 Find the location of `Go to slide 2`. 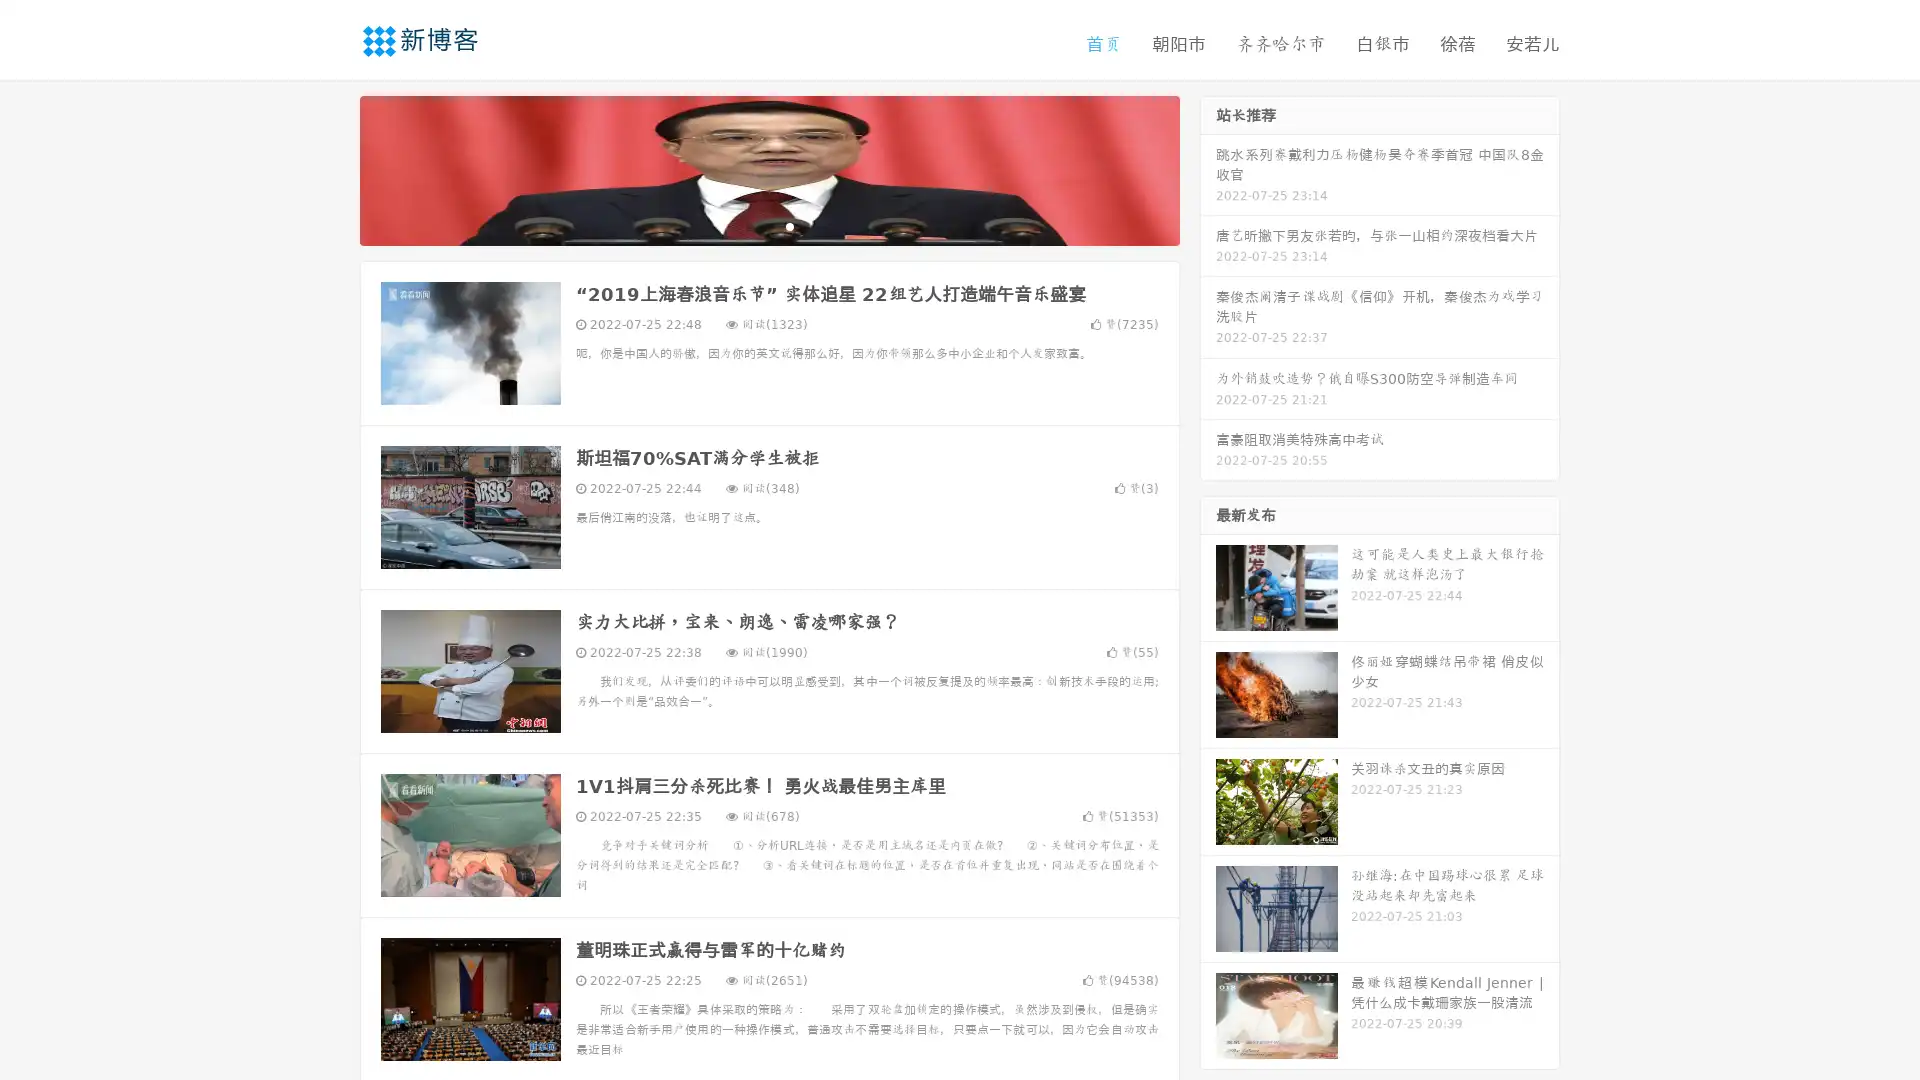

Go to slide 2 is located at coordinates (768, 225).